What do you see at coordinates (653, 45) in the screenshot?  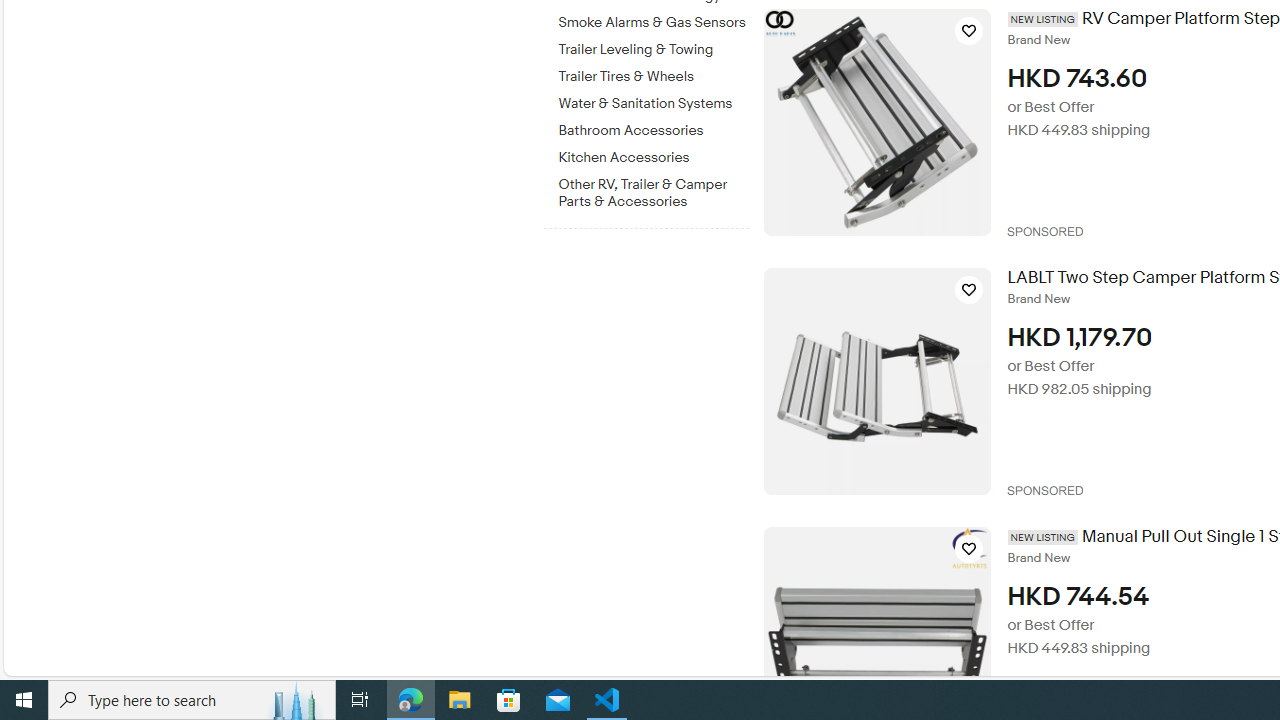 I see `'Trailer Leveling & Towing'` at bounding box center [653, 45].